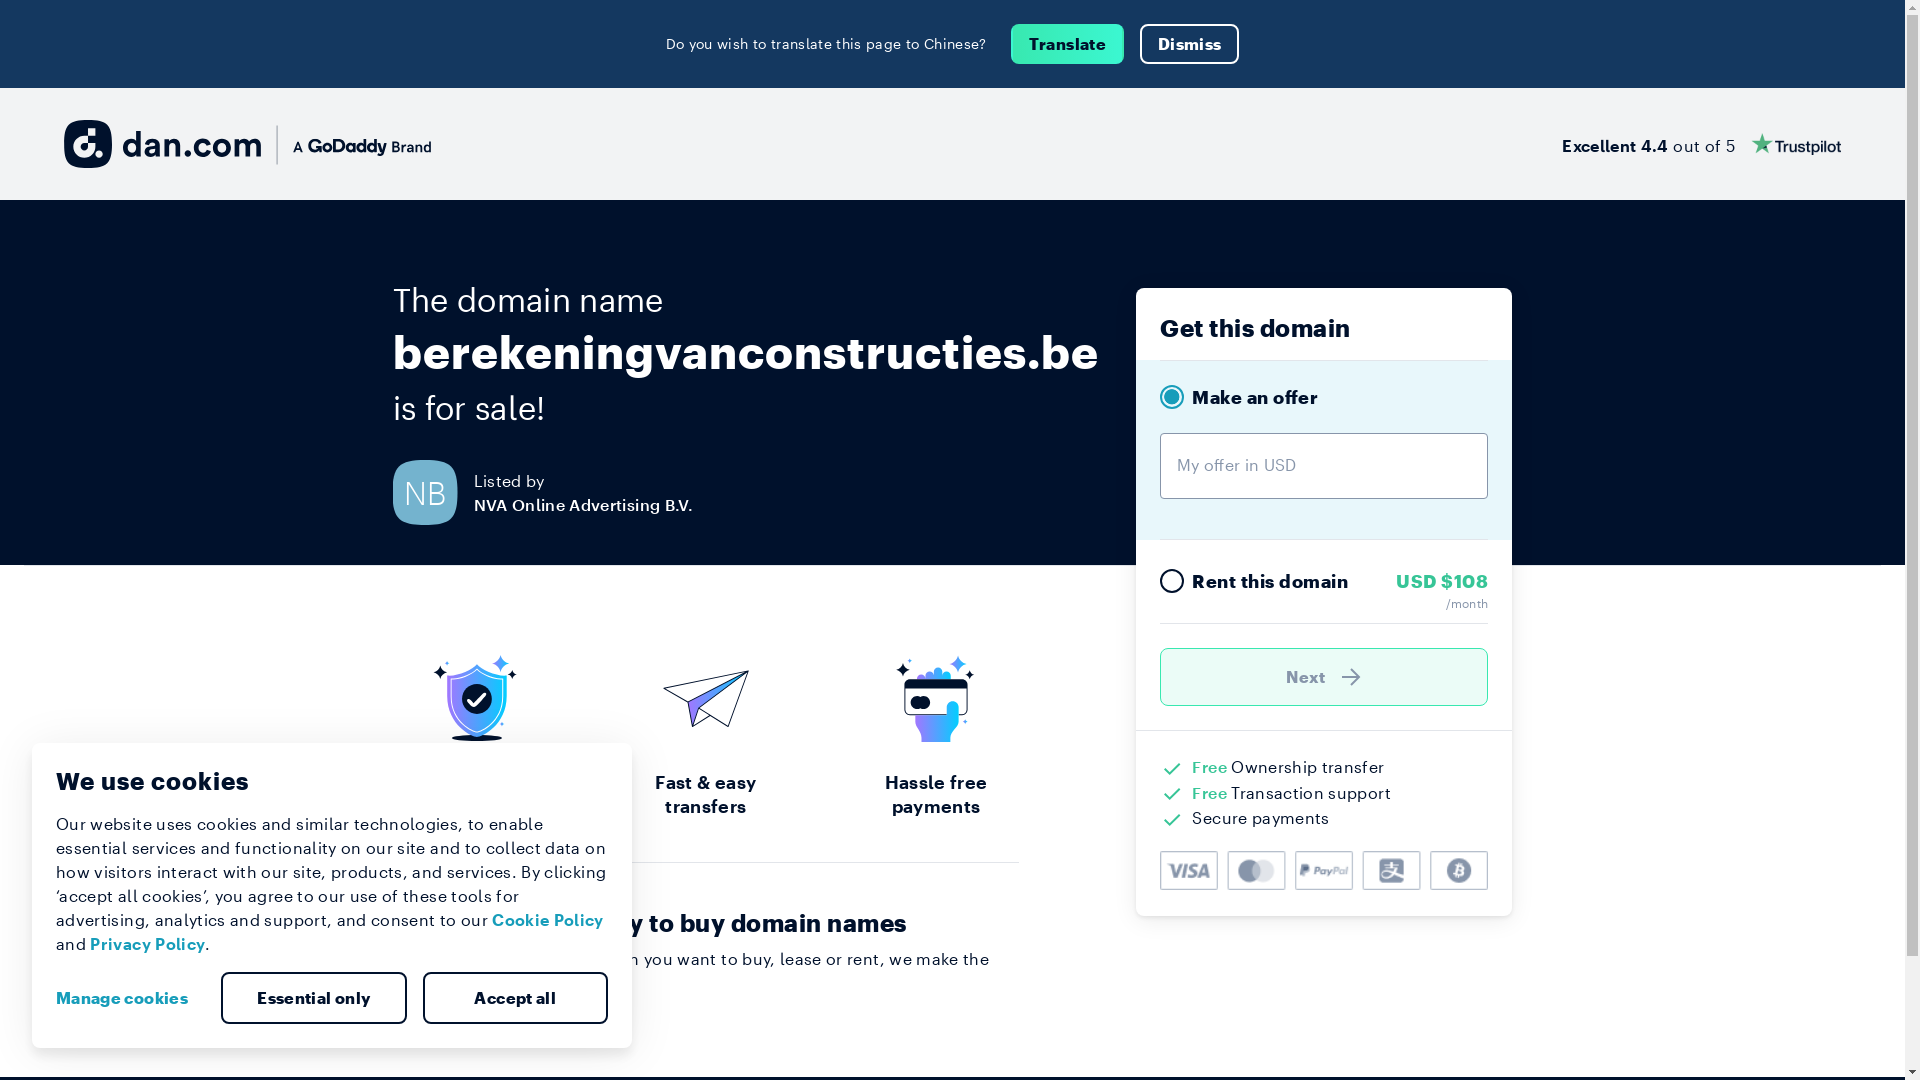  Describe the element at coordinates (491, 919) in the screenshot. I see `'Cookie Policy'` at that location.